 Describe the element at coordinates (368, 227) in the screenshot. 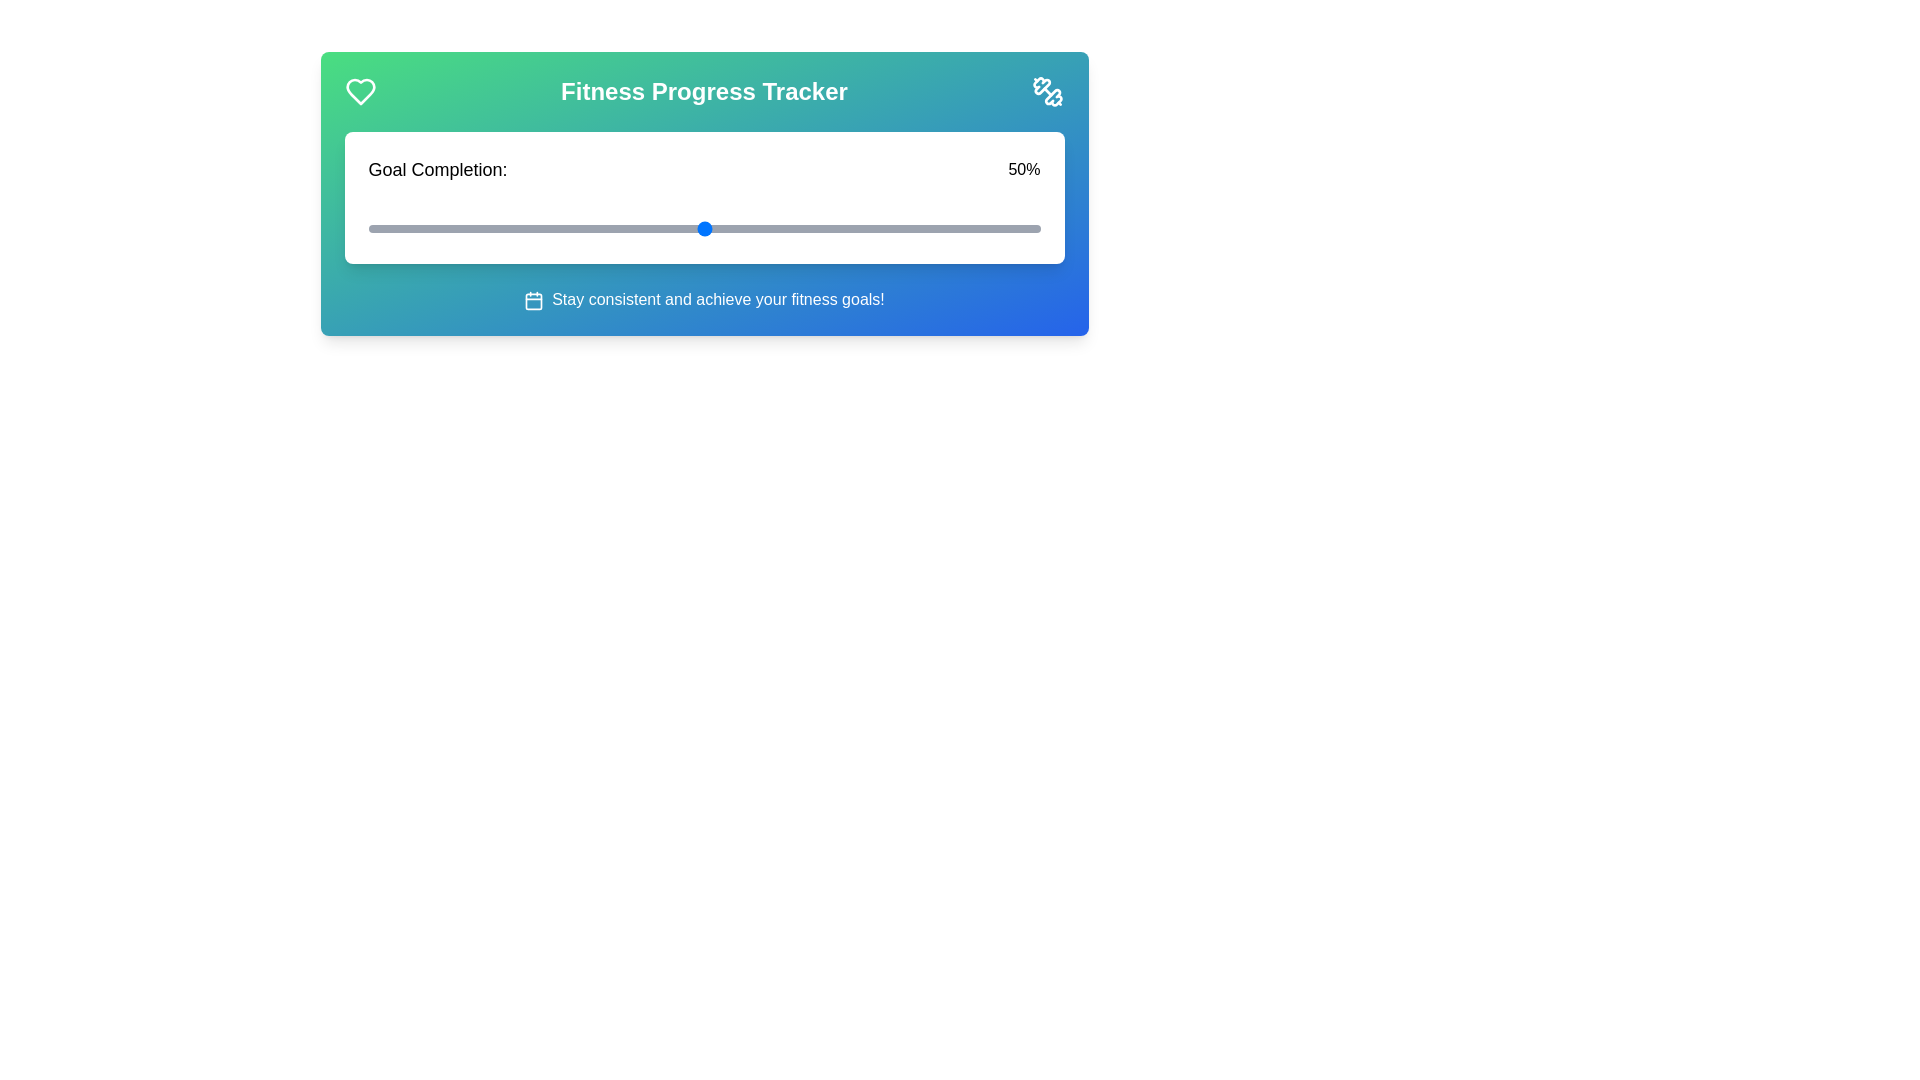

I see `the slider to set the goal completion percentage to 0` at that location.